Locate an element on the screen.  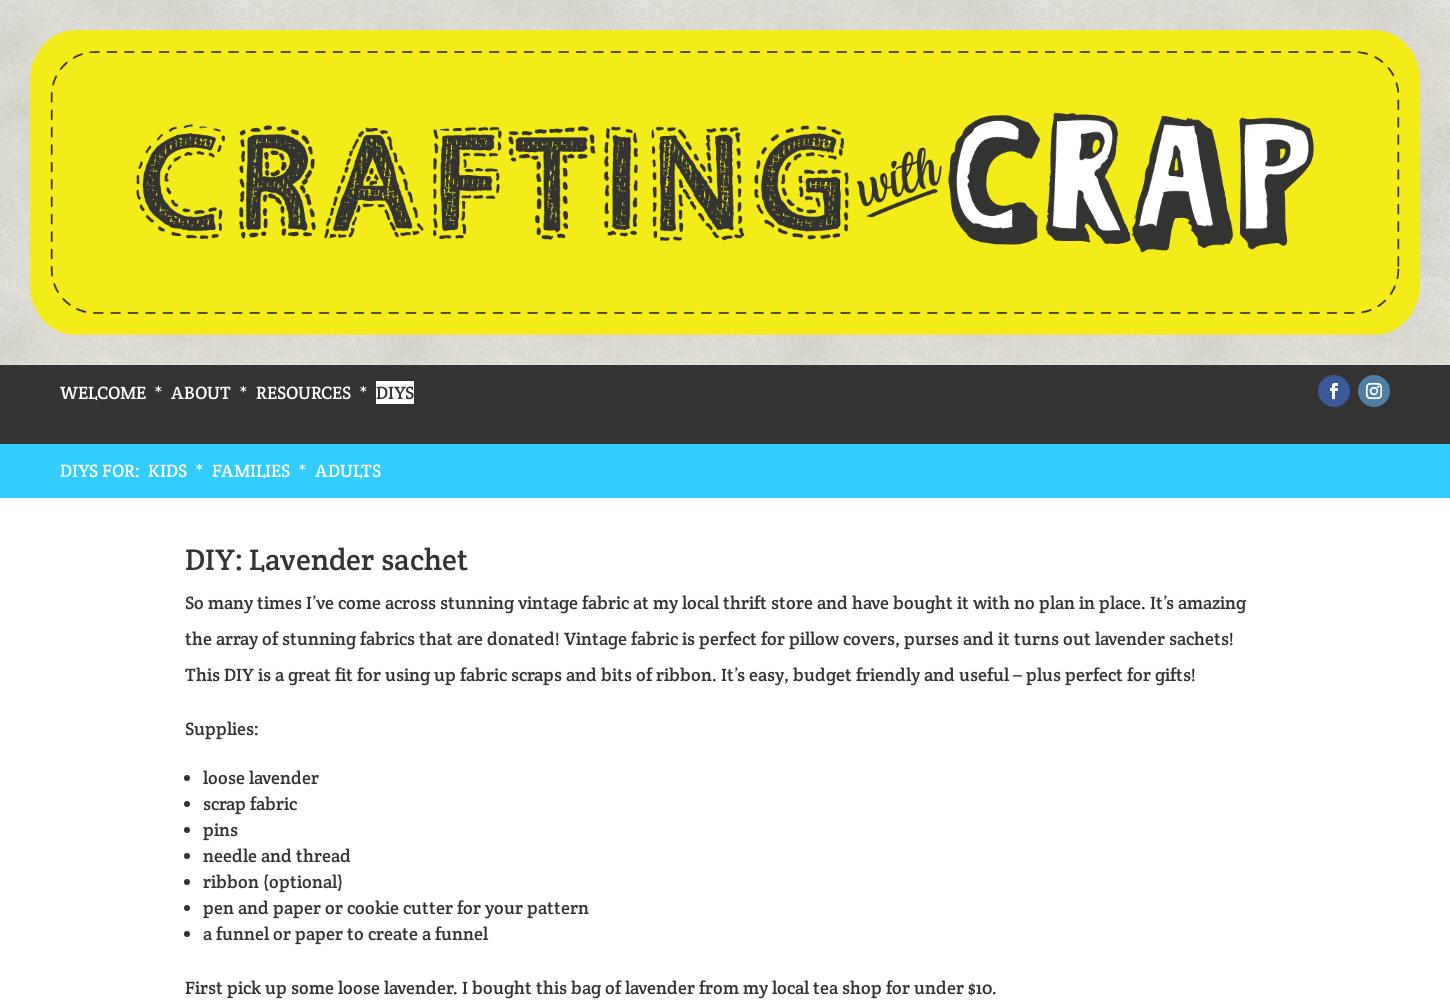
'First pick up some loose lavender. I bought this bag of lavender from my local tea shop for under $10.' is located at coordinates (591, 985).